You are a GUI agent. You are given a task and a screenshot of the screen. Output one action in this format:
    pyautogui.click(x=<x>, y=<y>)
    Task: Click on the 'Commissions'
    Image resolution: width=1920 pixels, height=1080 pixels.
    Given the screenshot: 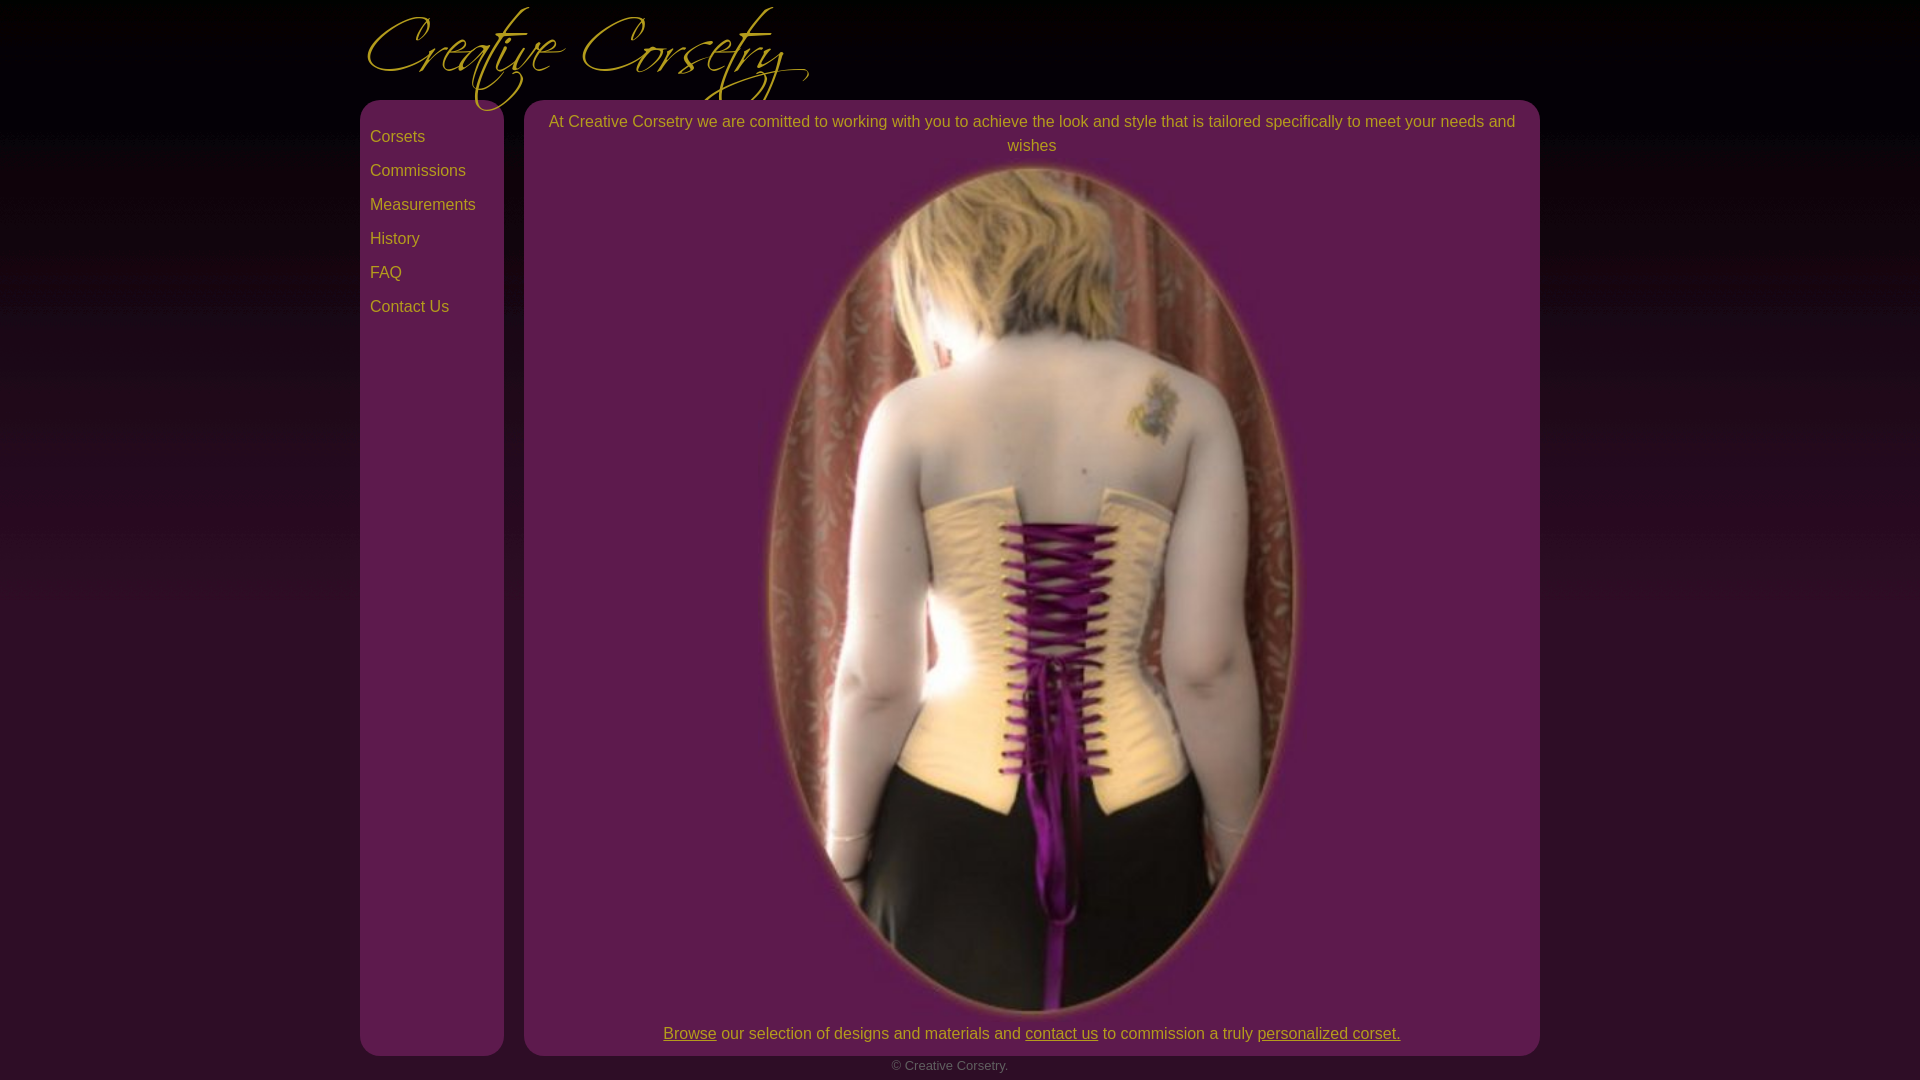 What is the action you would take?
    pyautogui.click(x=431, y=169)
    